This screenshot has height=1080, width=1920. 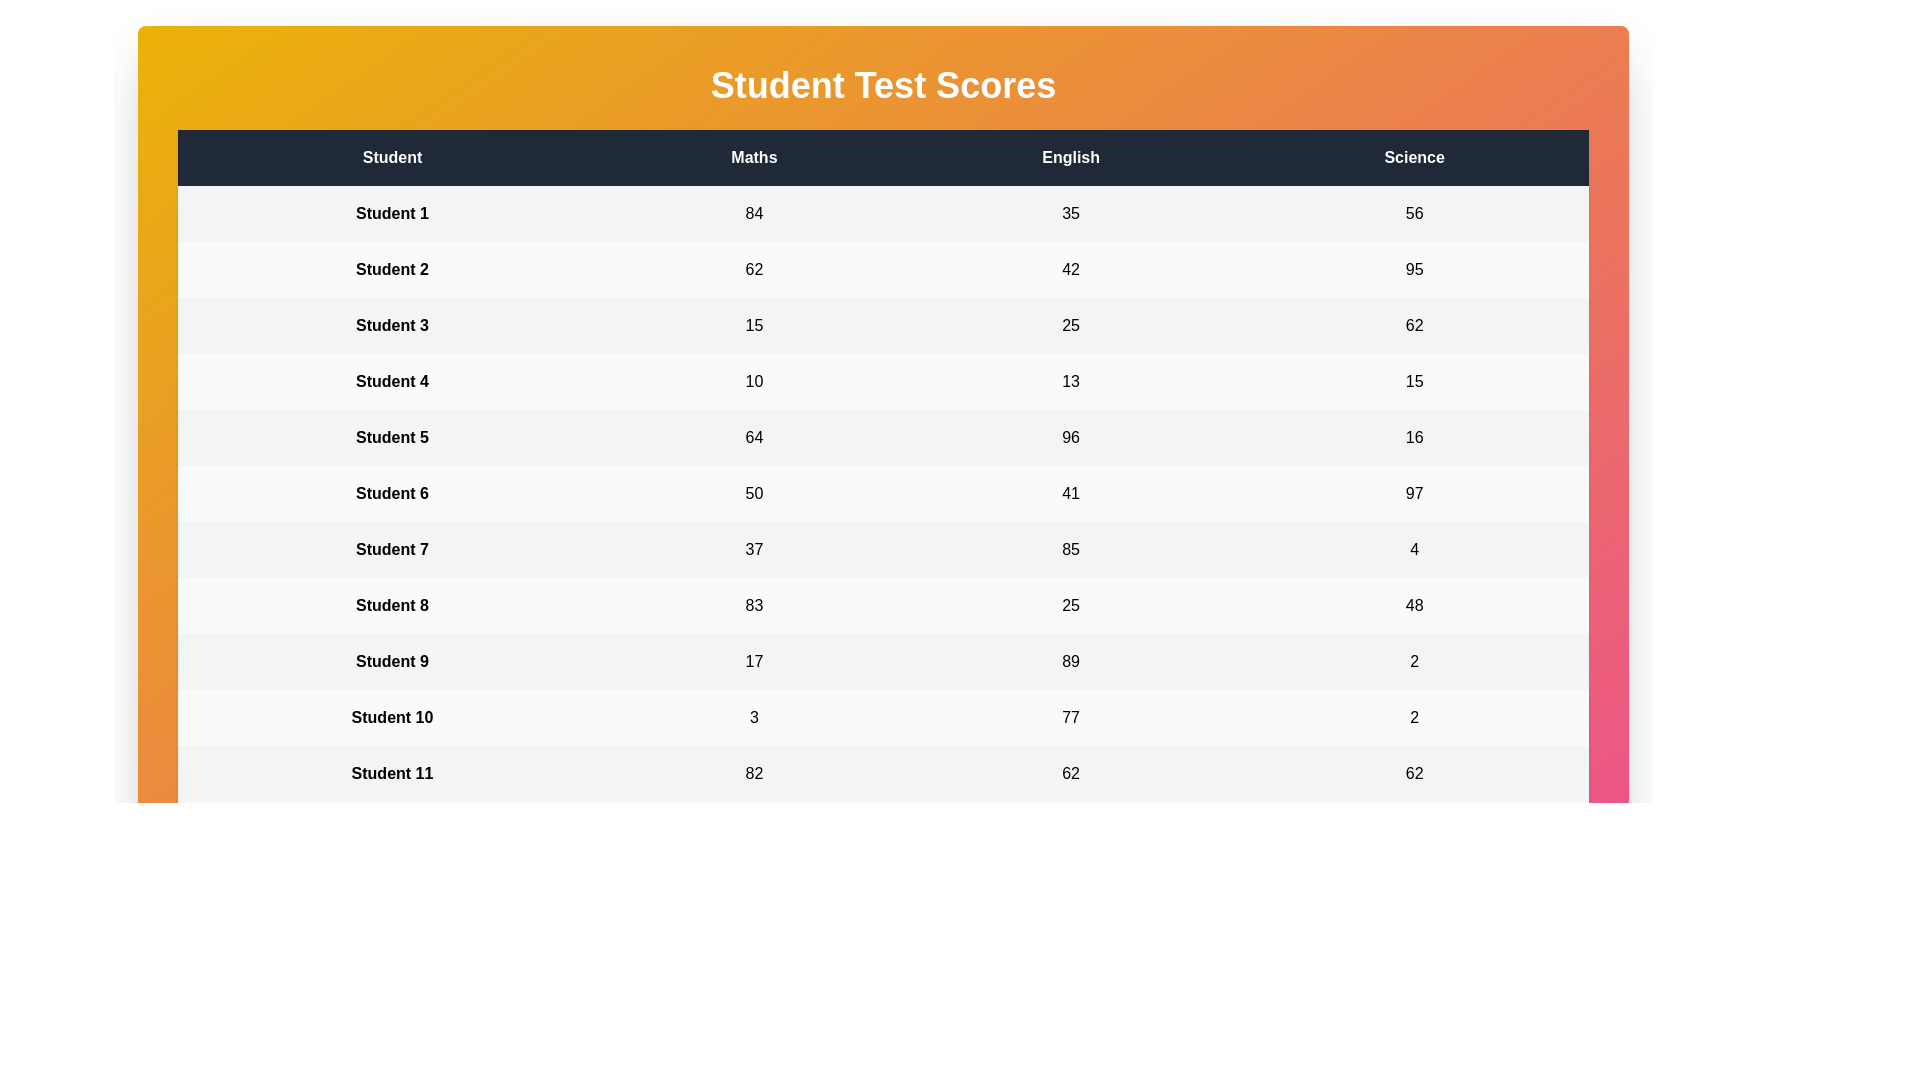 I want to click on the Student header to sort the column, so click(x=392, y=157).